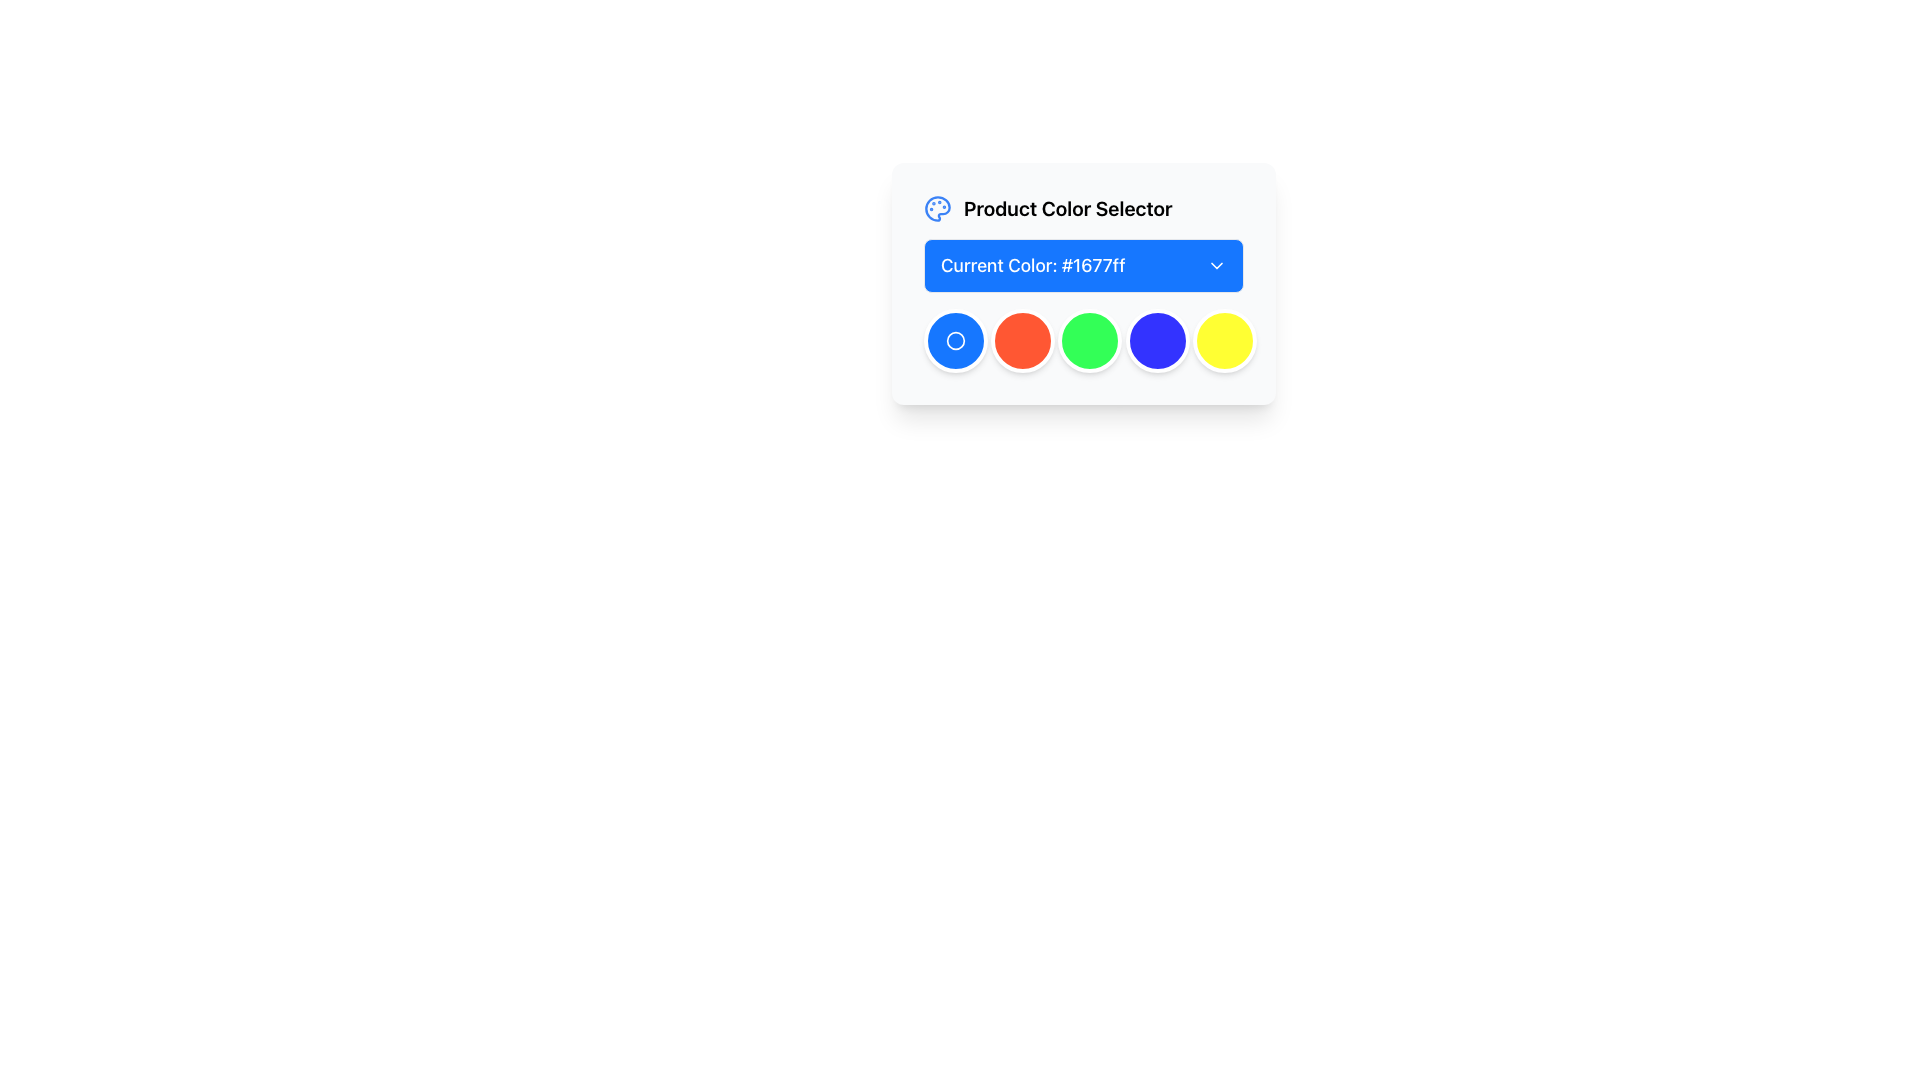 The width and height of the screenshot is (1920, 1080). I want to click on the Dropdown Selector displaying 'Current Color: #1677ff' in white with a blue background, located below 'Product Color Selector', so click(1083, 265).